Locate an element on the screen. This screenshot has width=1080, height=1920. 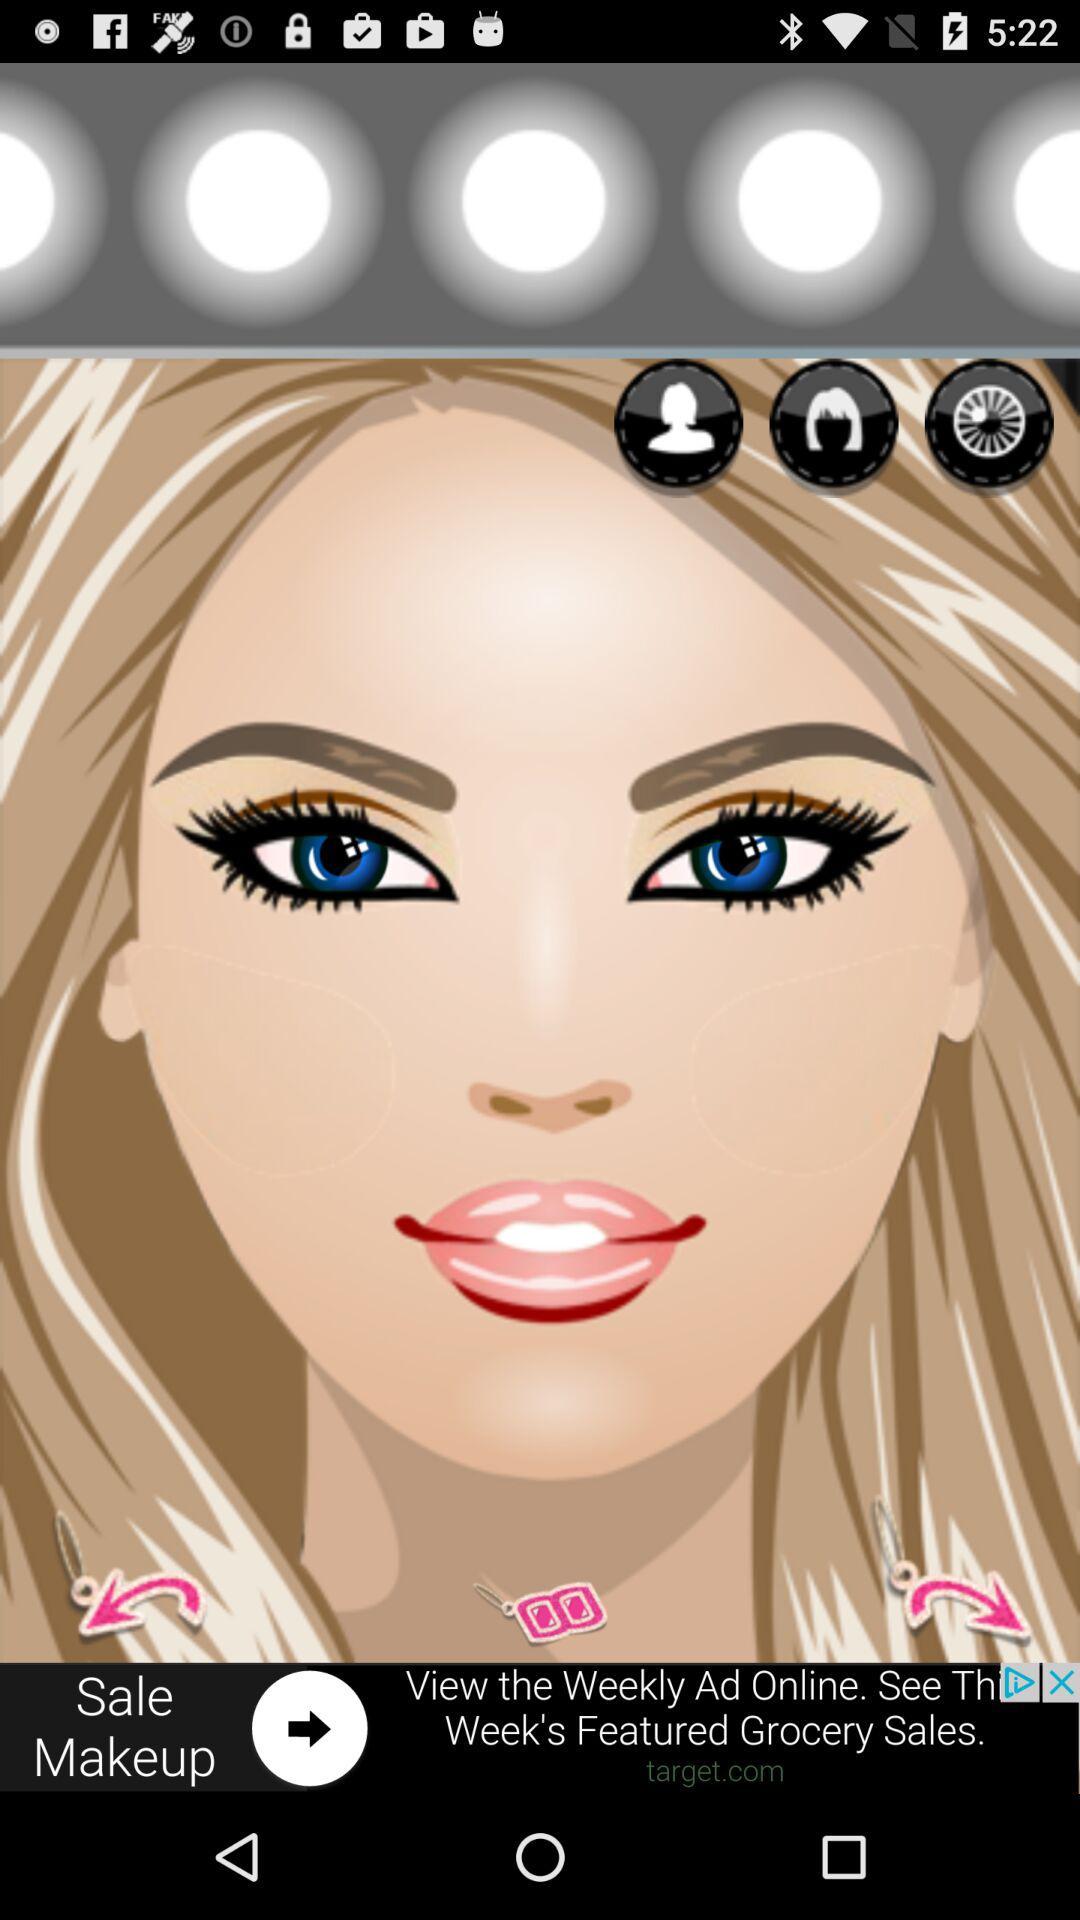
the right first icon is located at coordinates (677, 427).